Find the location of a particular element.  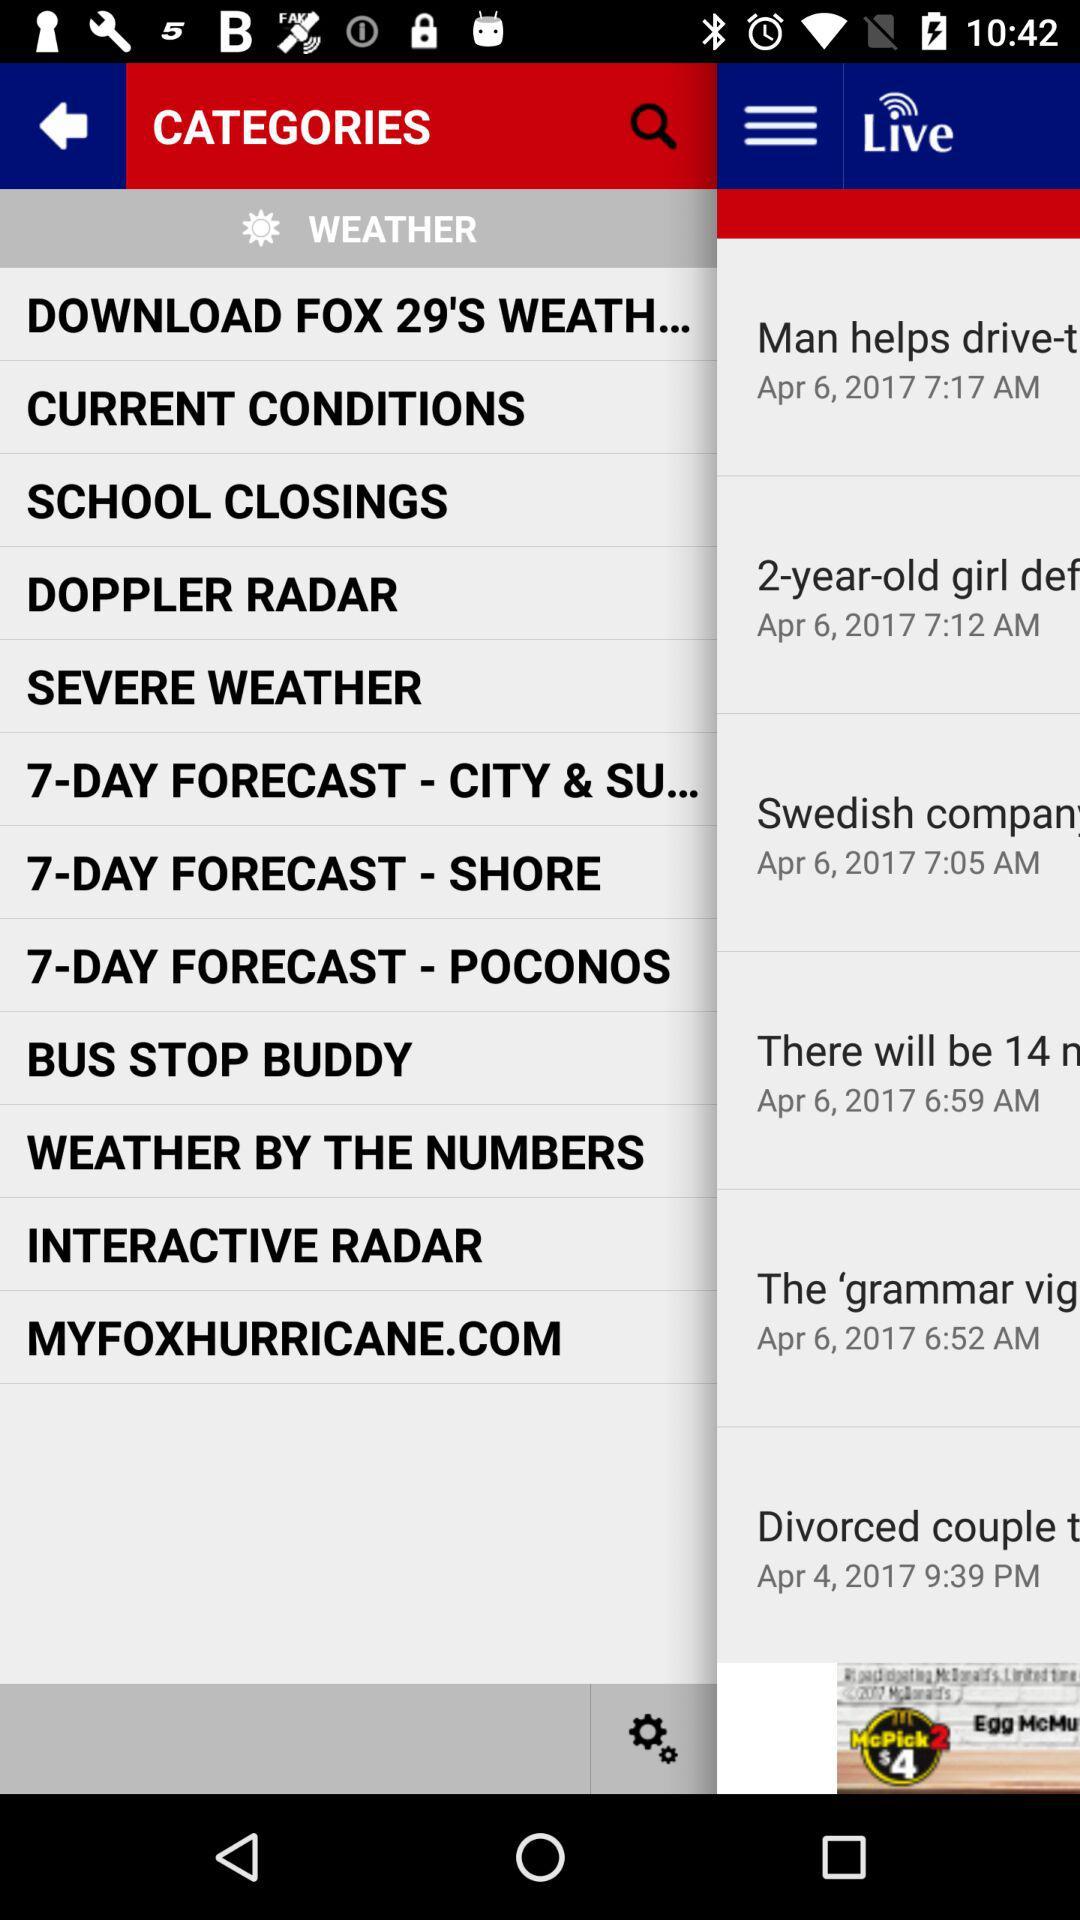

the settings icon is located at coordinates (654, 1737).